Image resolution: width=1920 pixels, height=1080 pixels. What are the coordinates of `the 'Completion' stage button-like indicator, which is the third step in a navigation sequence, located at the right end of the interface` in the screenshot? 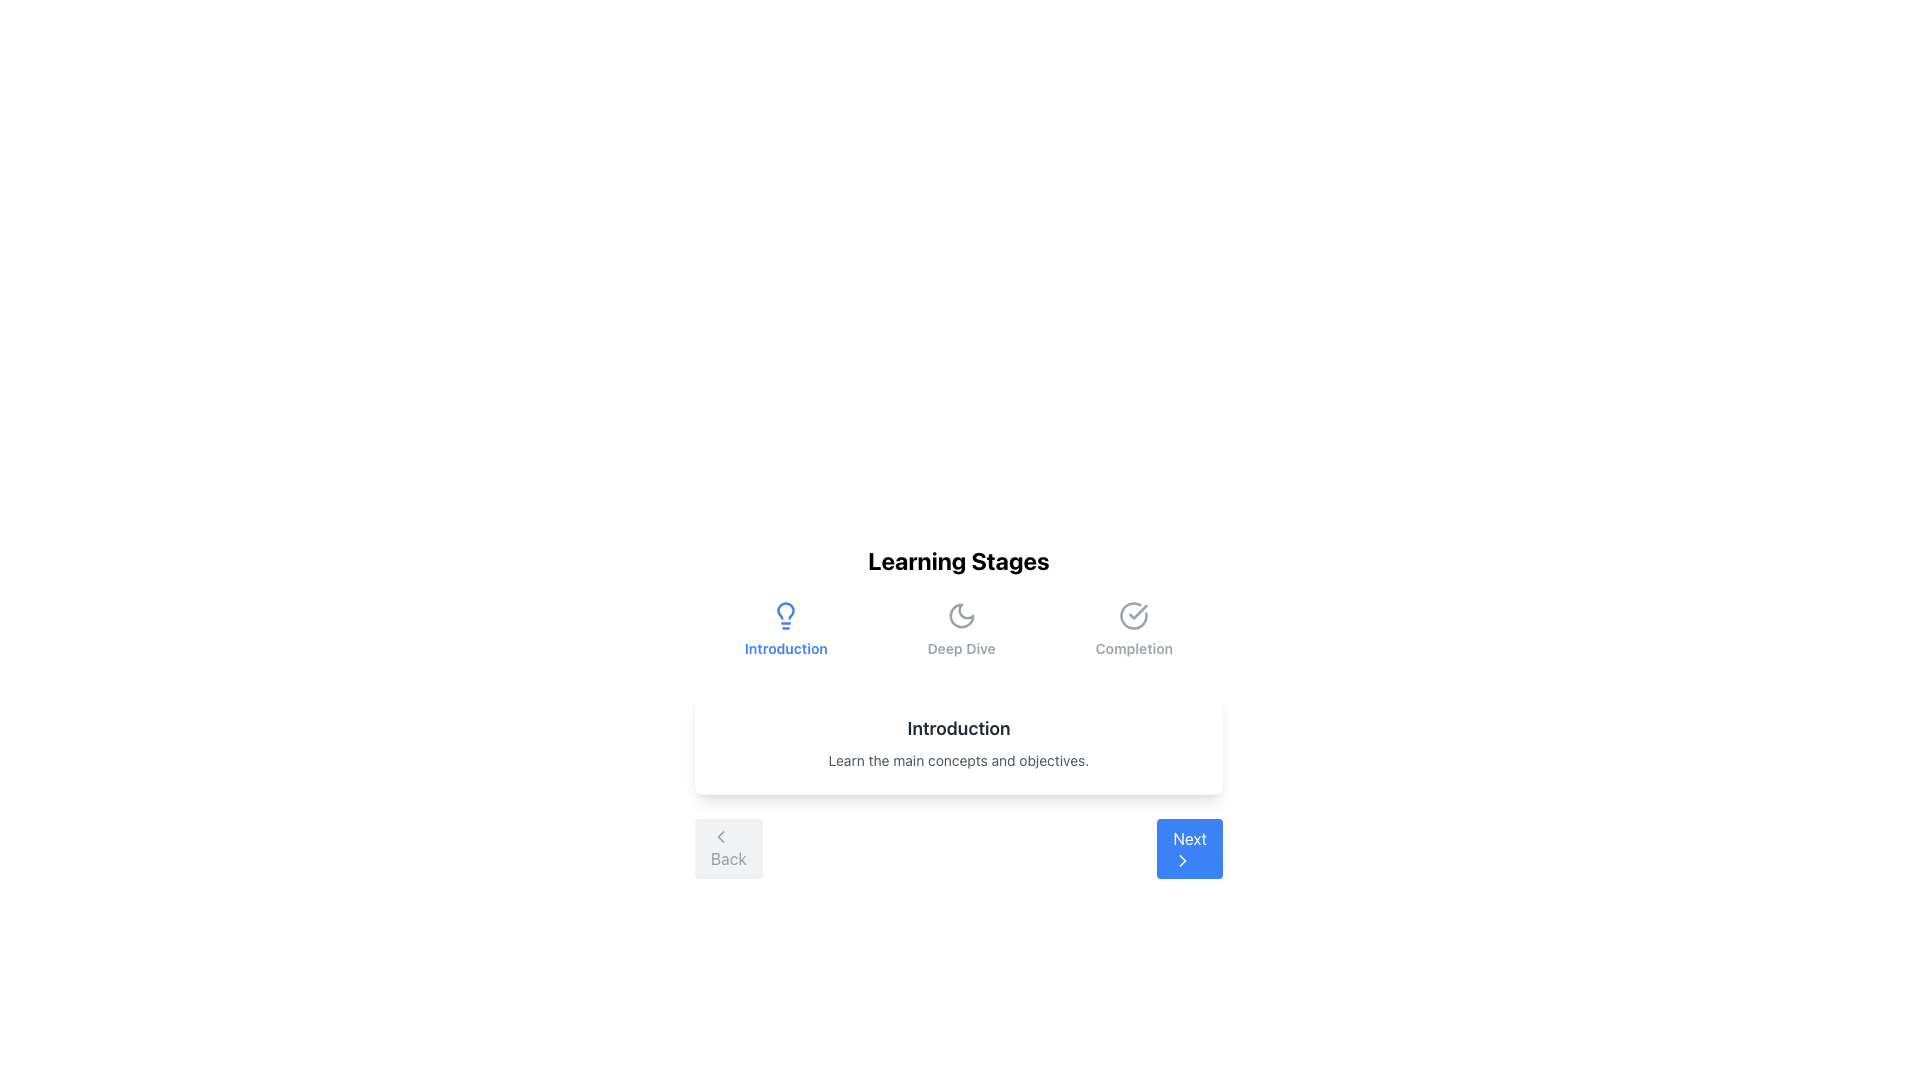 It's located at (1134, 628).